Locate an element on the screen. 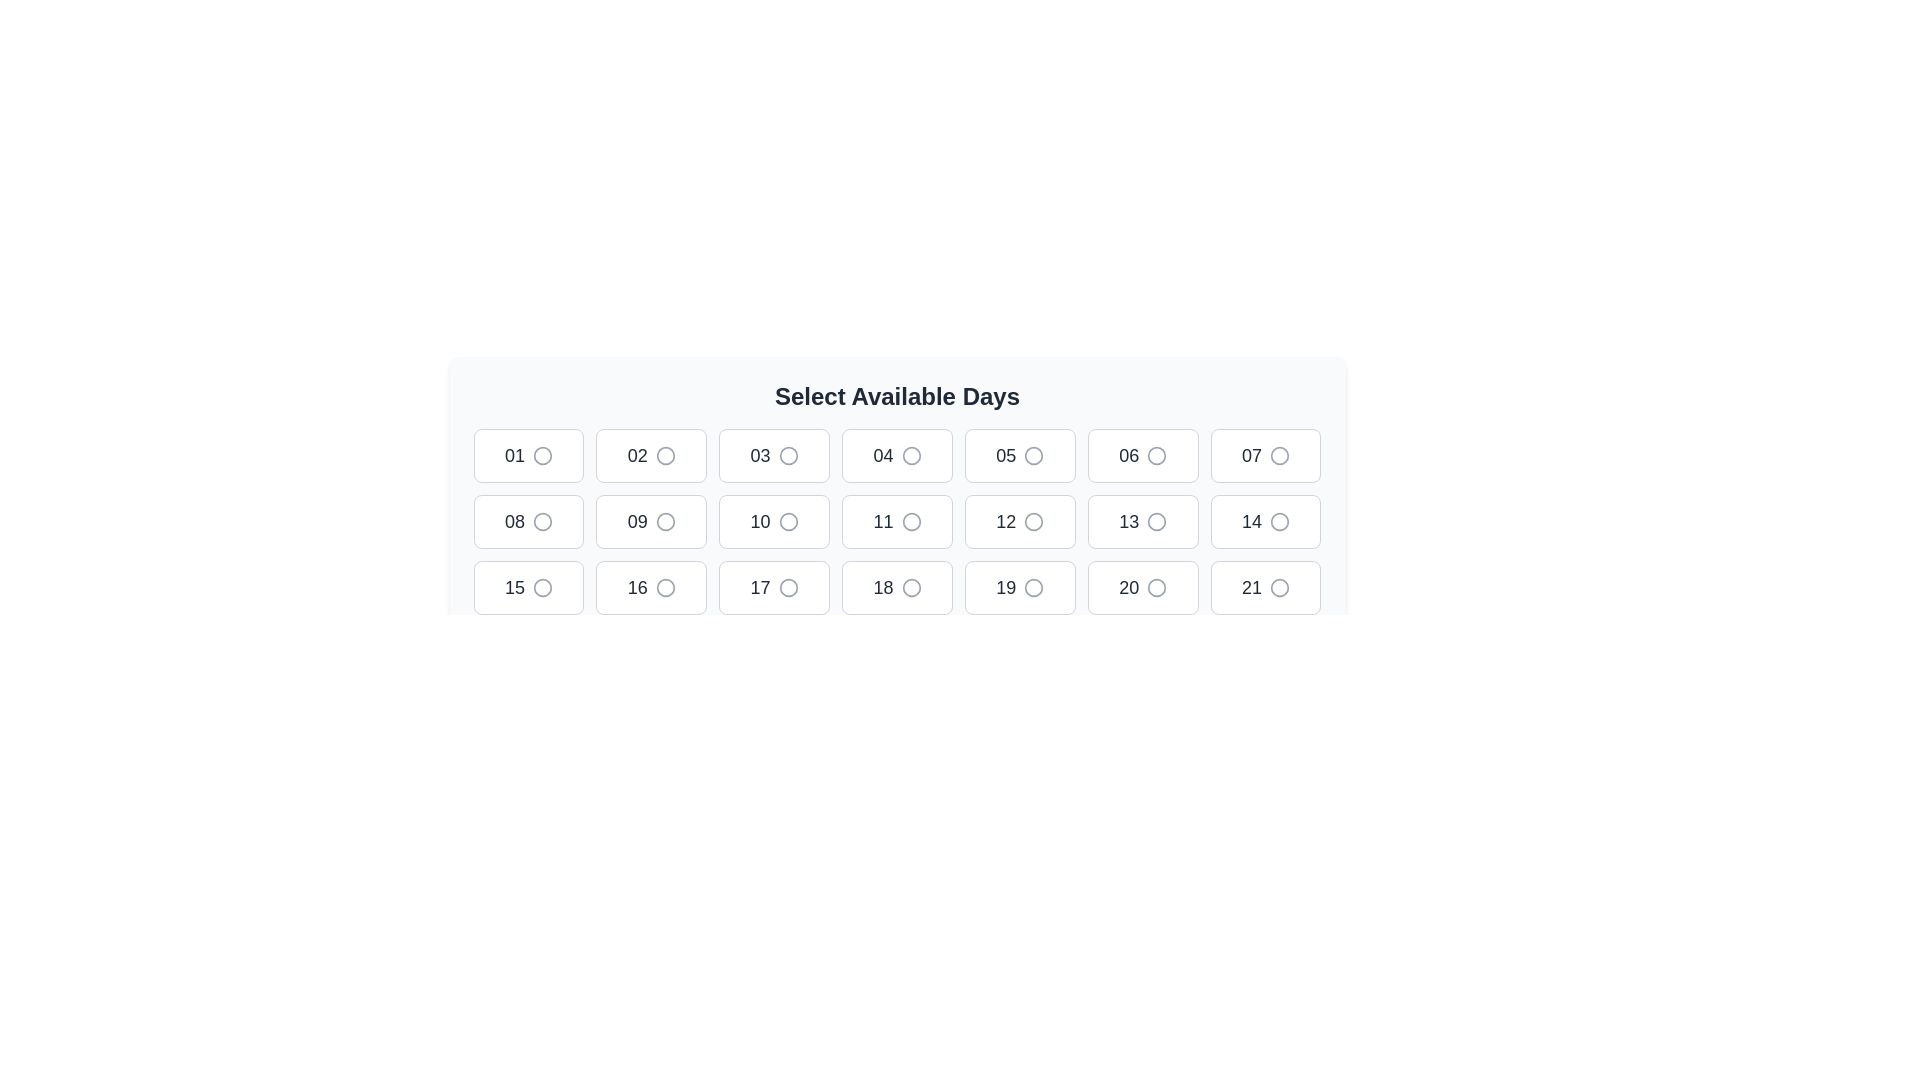 Image resolution: width=1920 pixels, height=1080 pixels. the button with integrated radio selection that displays '17' and is located in the third row and third column of the grid layout is located at coordinates (773, 586).